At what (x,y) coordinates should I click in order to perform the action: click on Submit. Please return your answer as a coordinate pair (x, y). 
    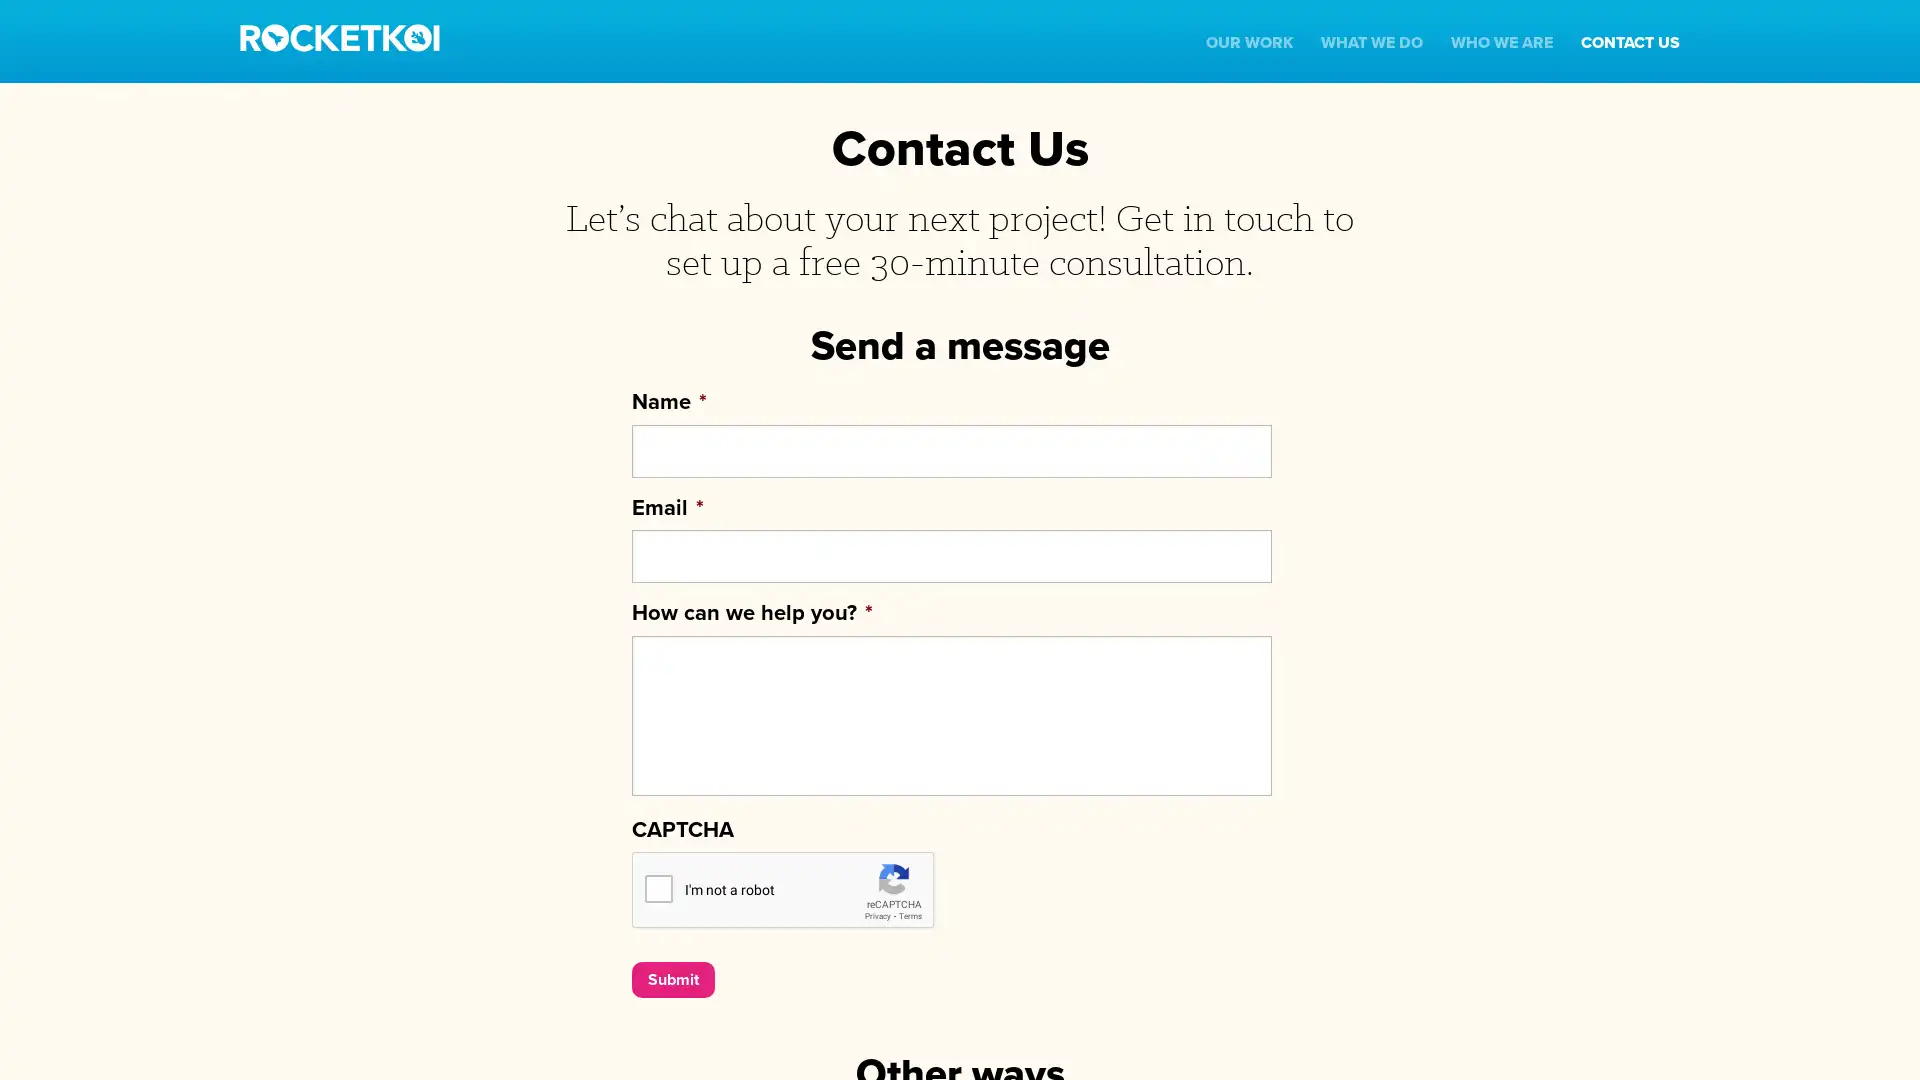
    Looking at the image, I should click on (673, 978).